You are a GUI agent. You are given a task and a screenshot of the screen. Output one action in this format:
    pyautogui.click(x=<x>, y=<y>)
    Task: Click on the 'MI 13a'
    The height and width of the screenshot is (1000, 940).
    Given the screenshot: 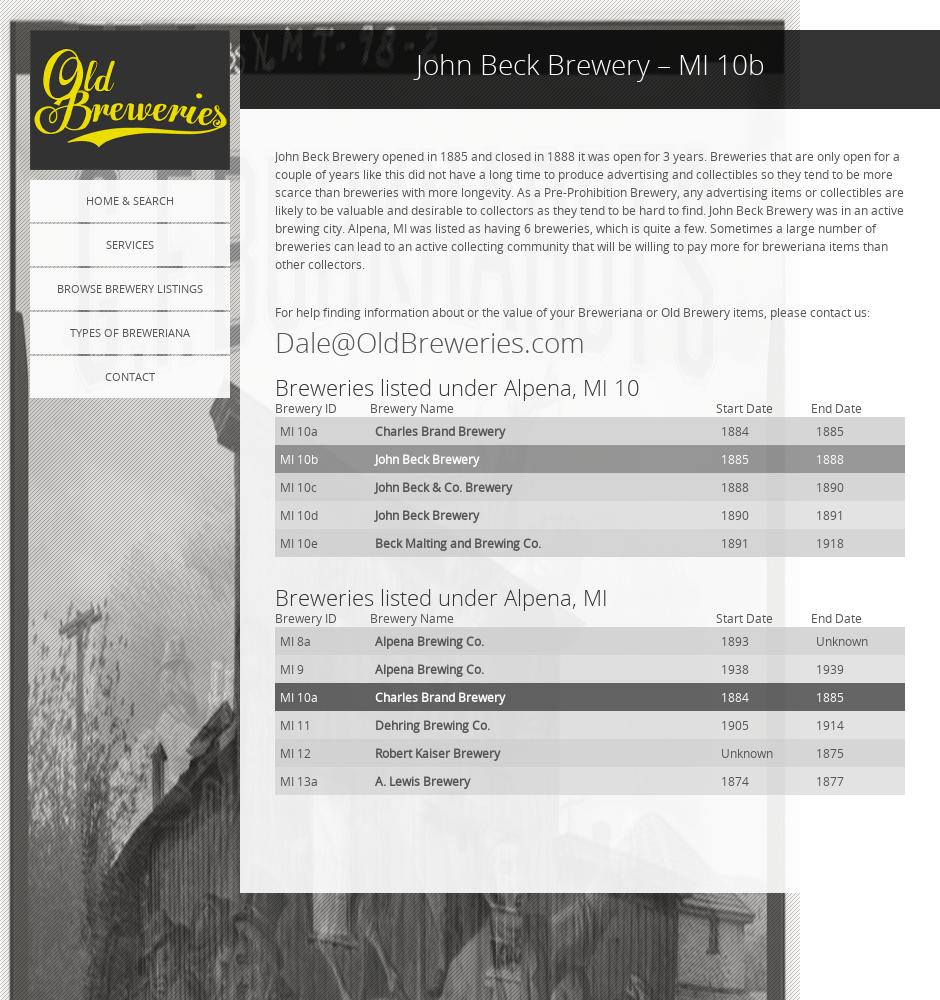 What is the action you would take?
    pyautogui.click(x=298, y=780)
    